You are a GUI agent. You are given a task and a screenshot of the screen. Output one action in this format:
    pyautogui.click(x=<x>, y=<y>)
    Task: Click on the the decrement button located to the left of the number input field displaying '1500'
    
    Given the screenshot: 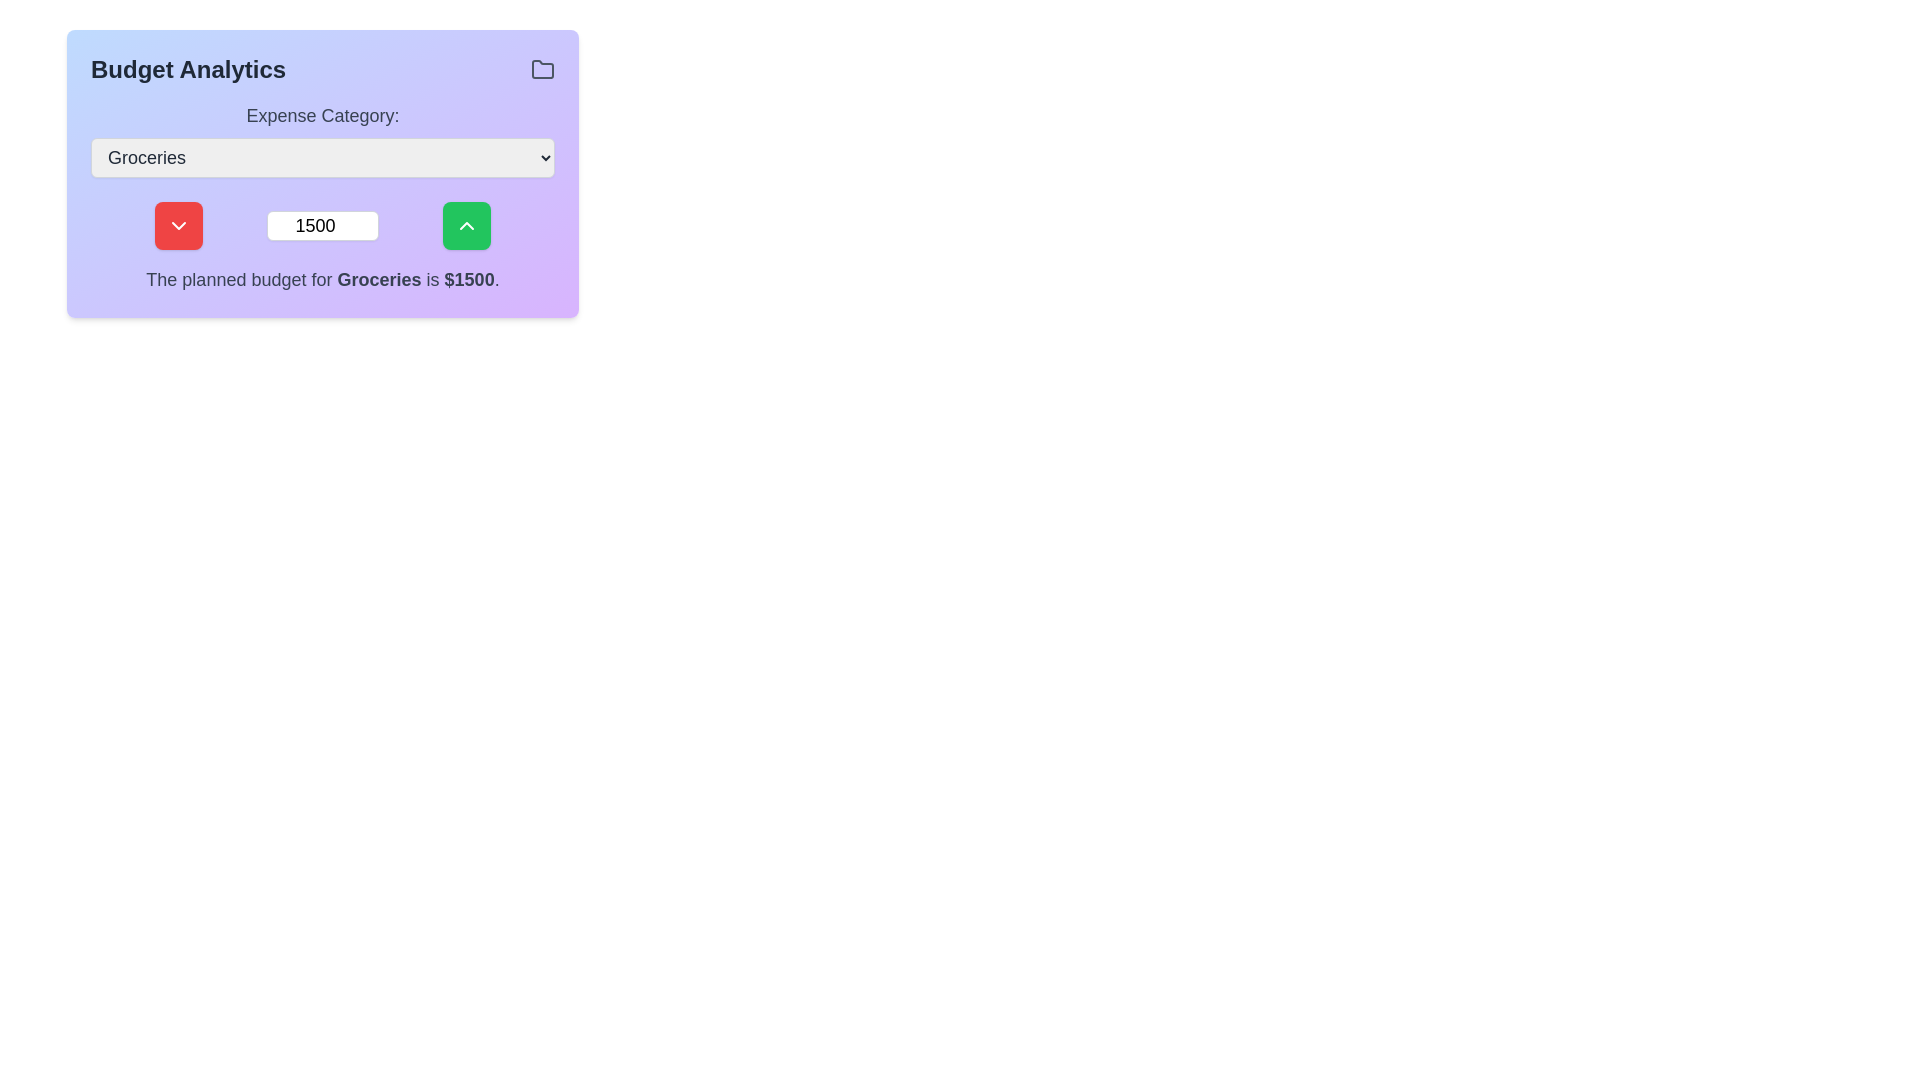 What is the action you would take?
    pyautogui.click(x=178, y=225)
    